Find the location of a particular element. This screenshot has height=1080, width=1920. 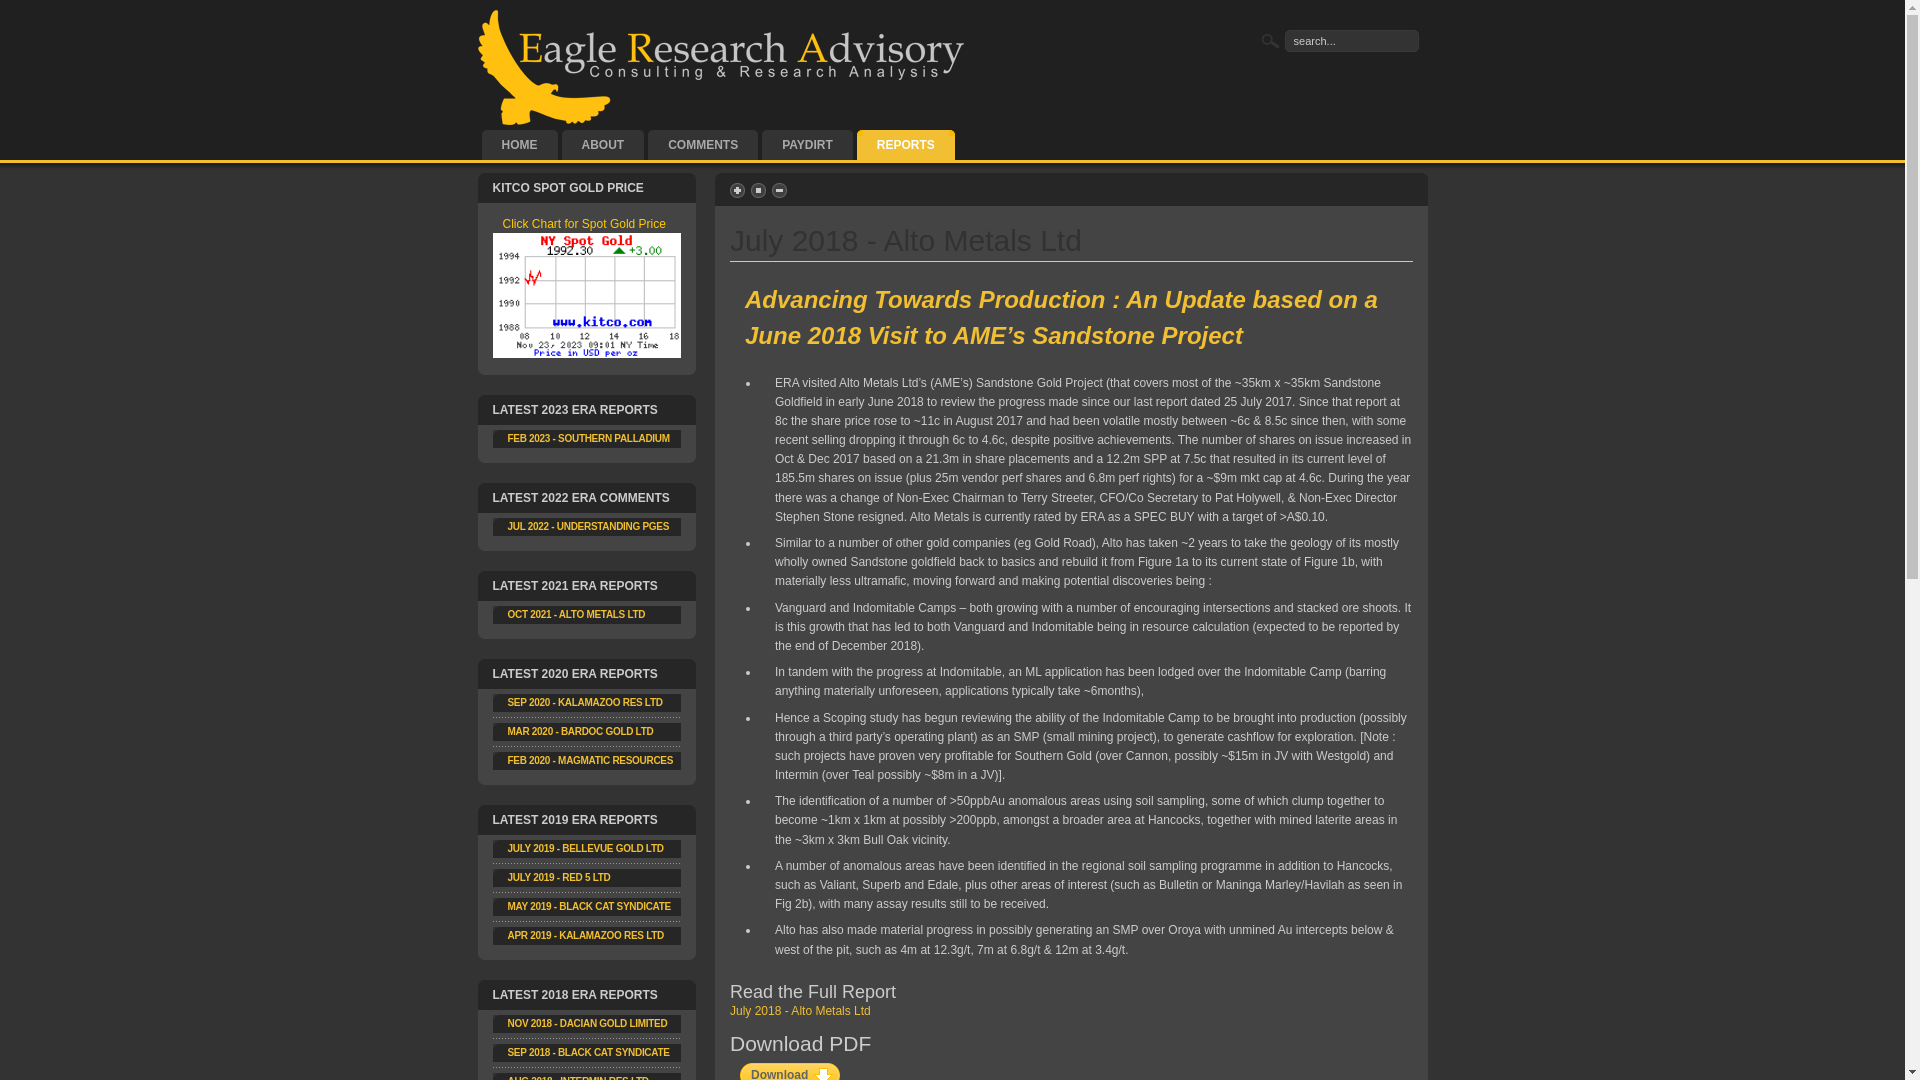

'HOME' is located at coordinates (519, 144).